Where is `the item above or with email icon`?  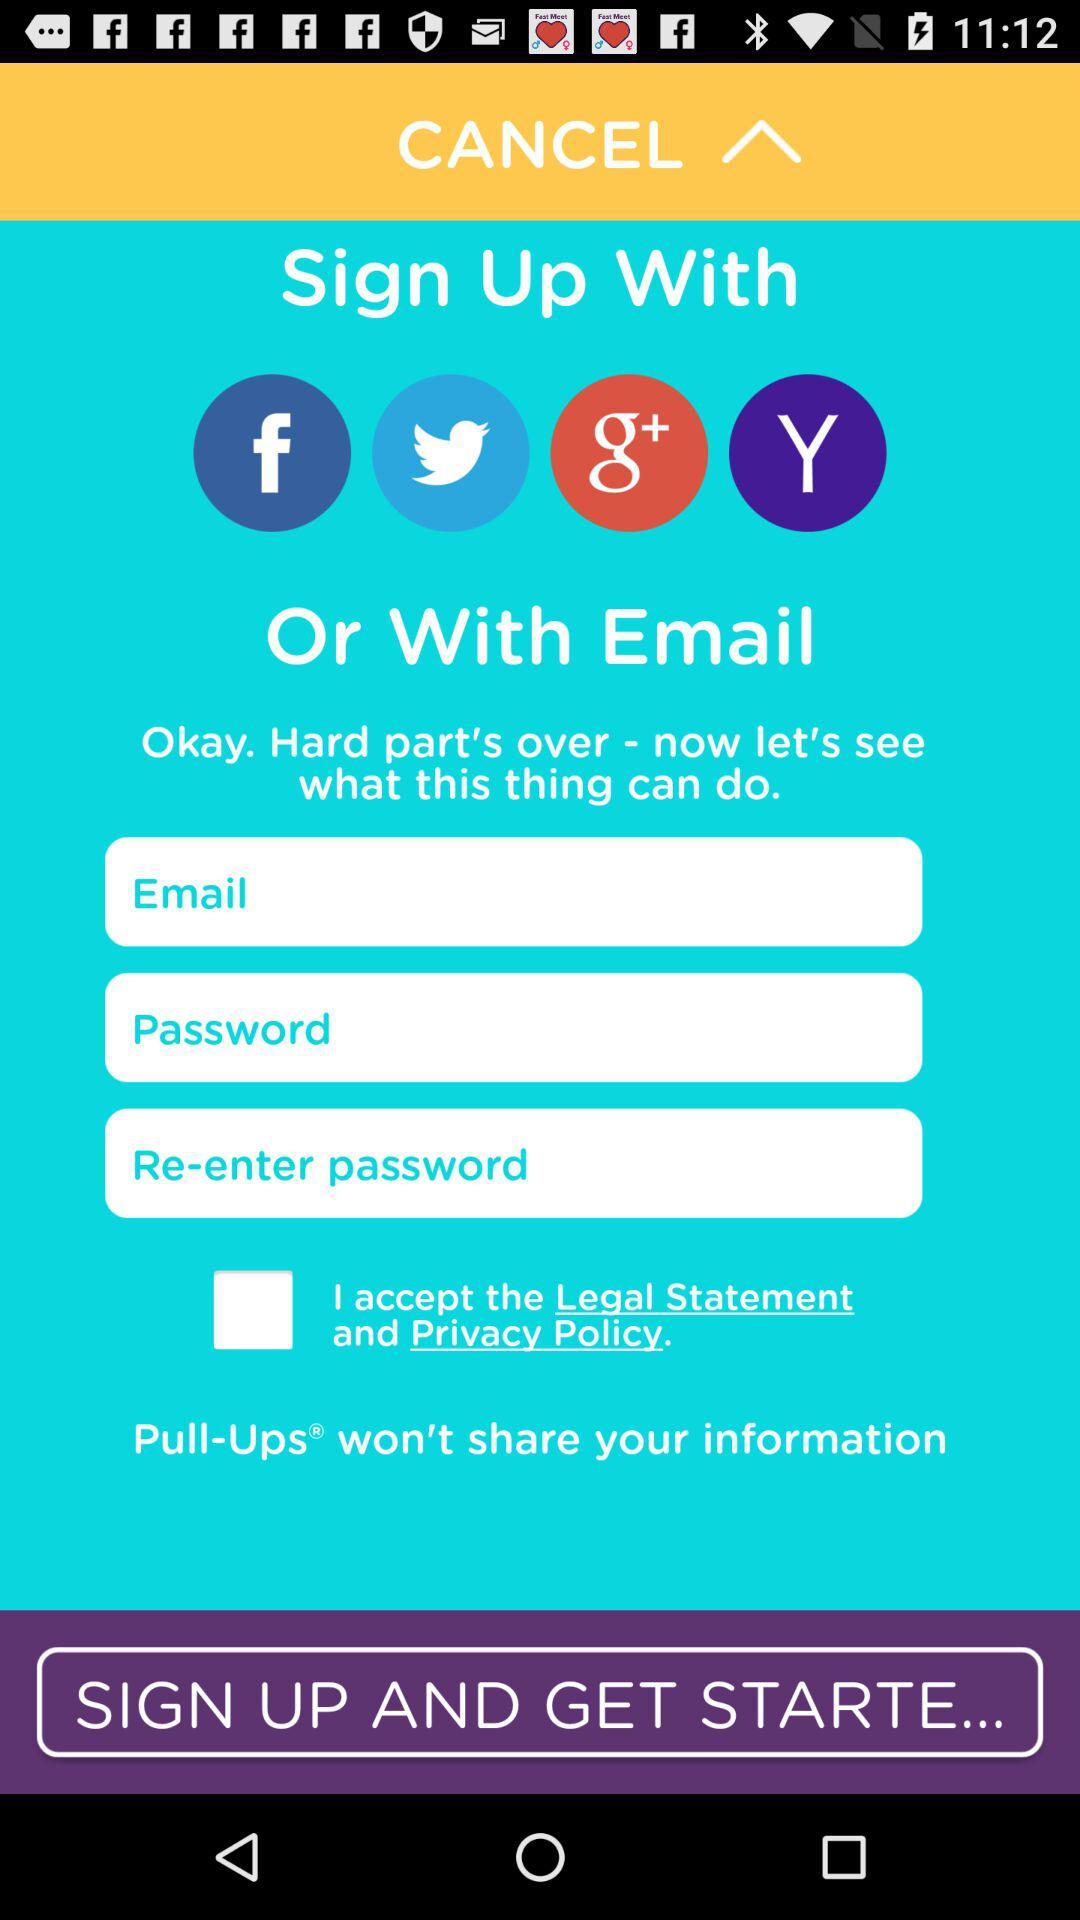 the item above or with email icon is located at coordinates (272, 451).